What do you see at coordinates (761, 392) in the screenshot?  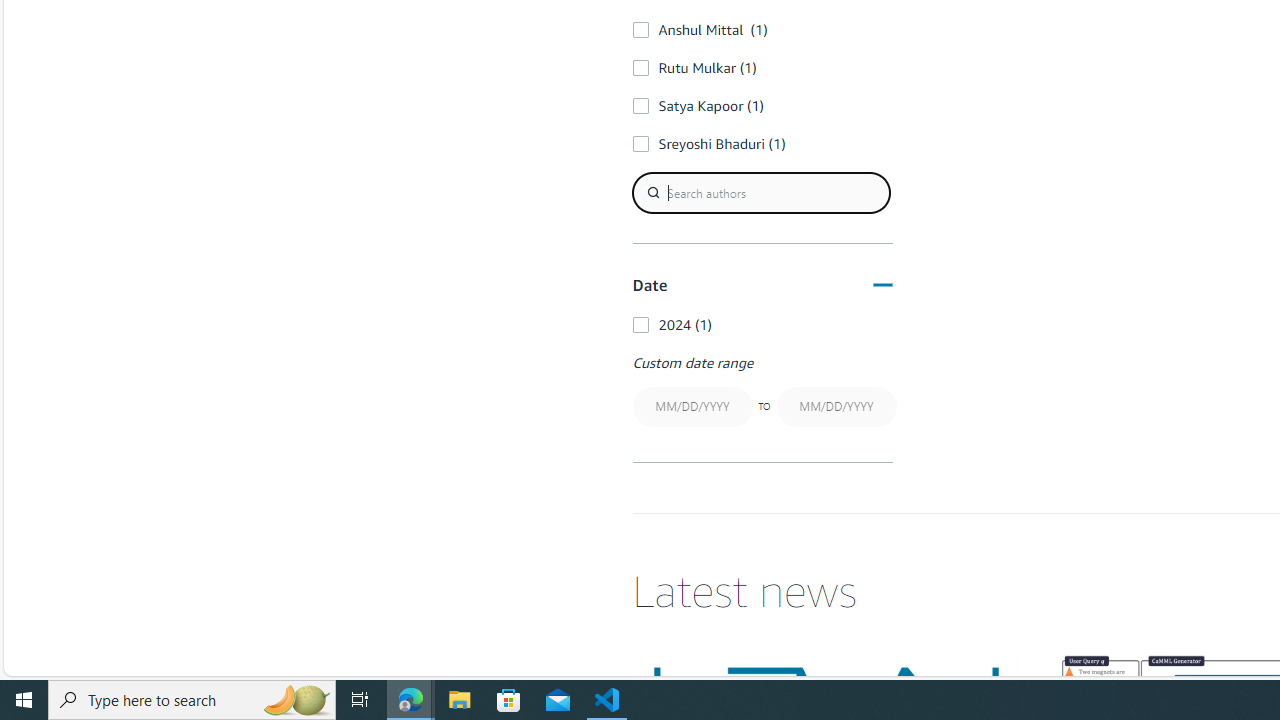 I see `'Custom date rangeTO'` at bounding box center [761, 392].